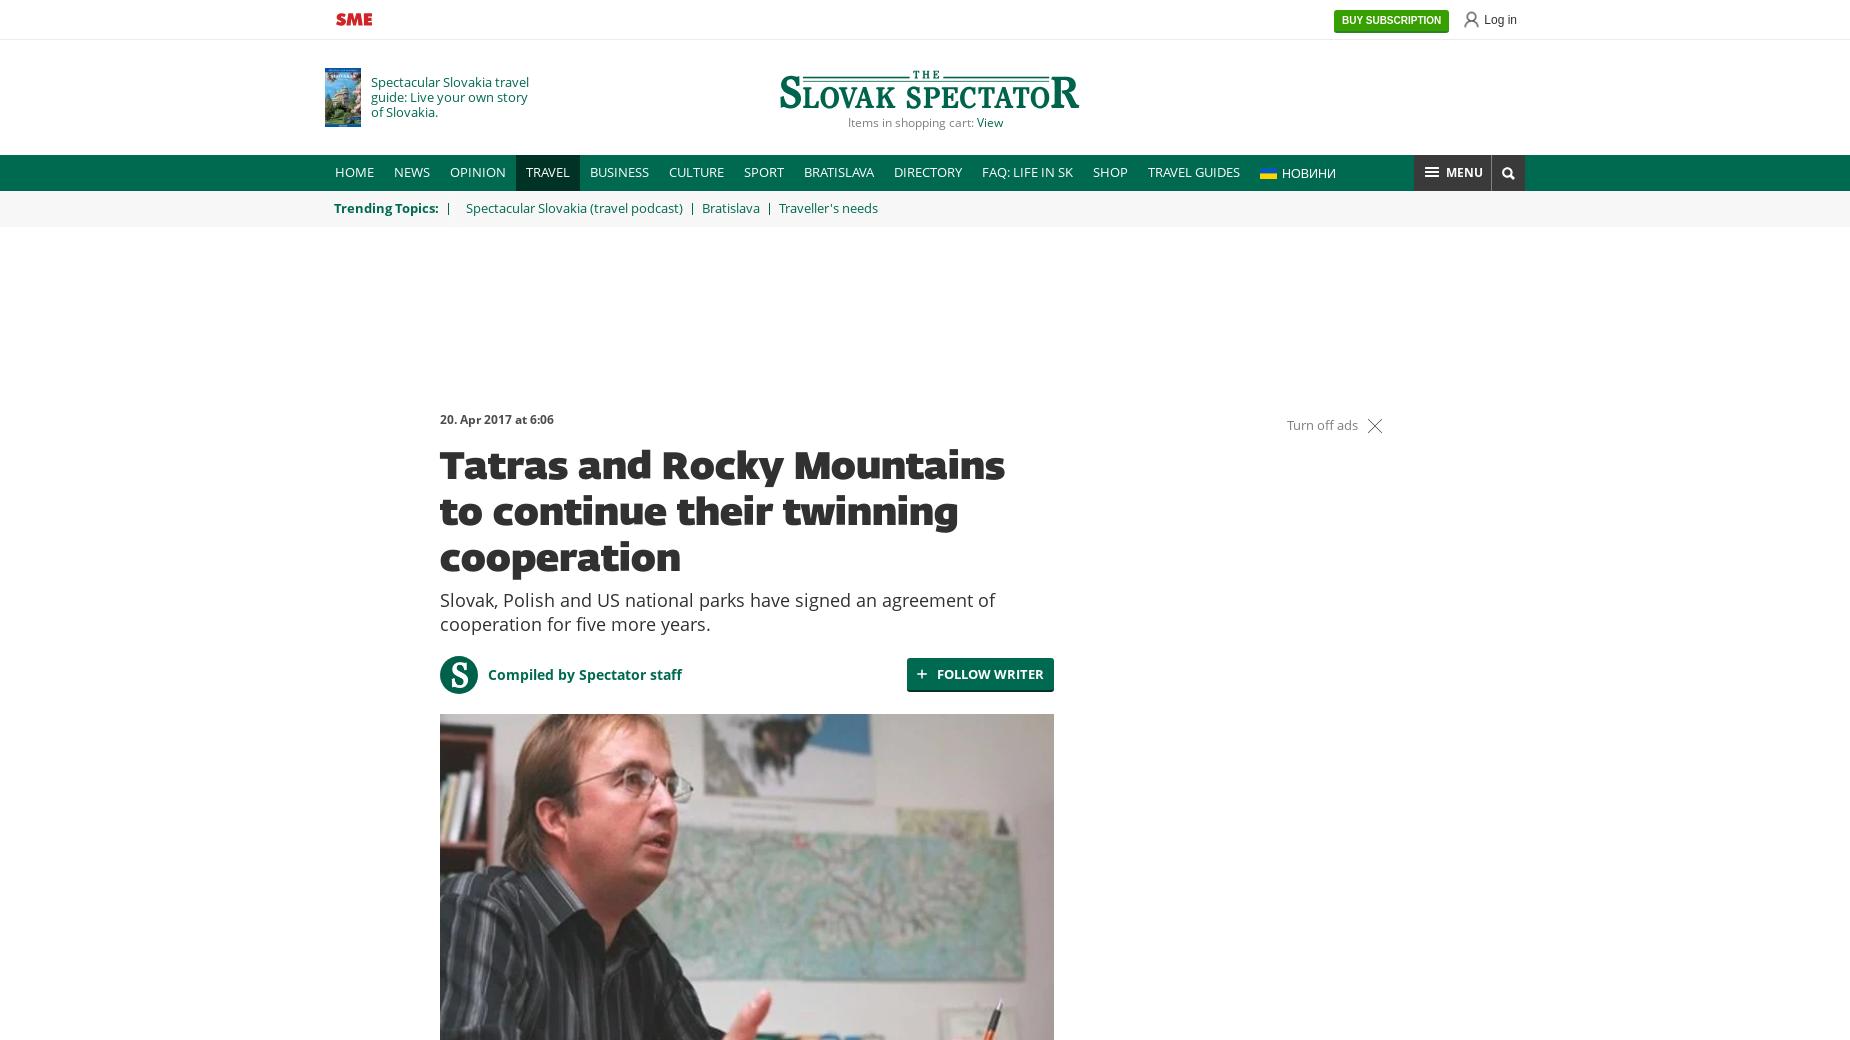 This screenshot has height=1040, width=1850. Describe the element at coordinates (911, 120) in the screenshot. I see `'Items in shopping cart:'` at that location.